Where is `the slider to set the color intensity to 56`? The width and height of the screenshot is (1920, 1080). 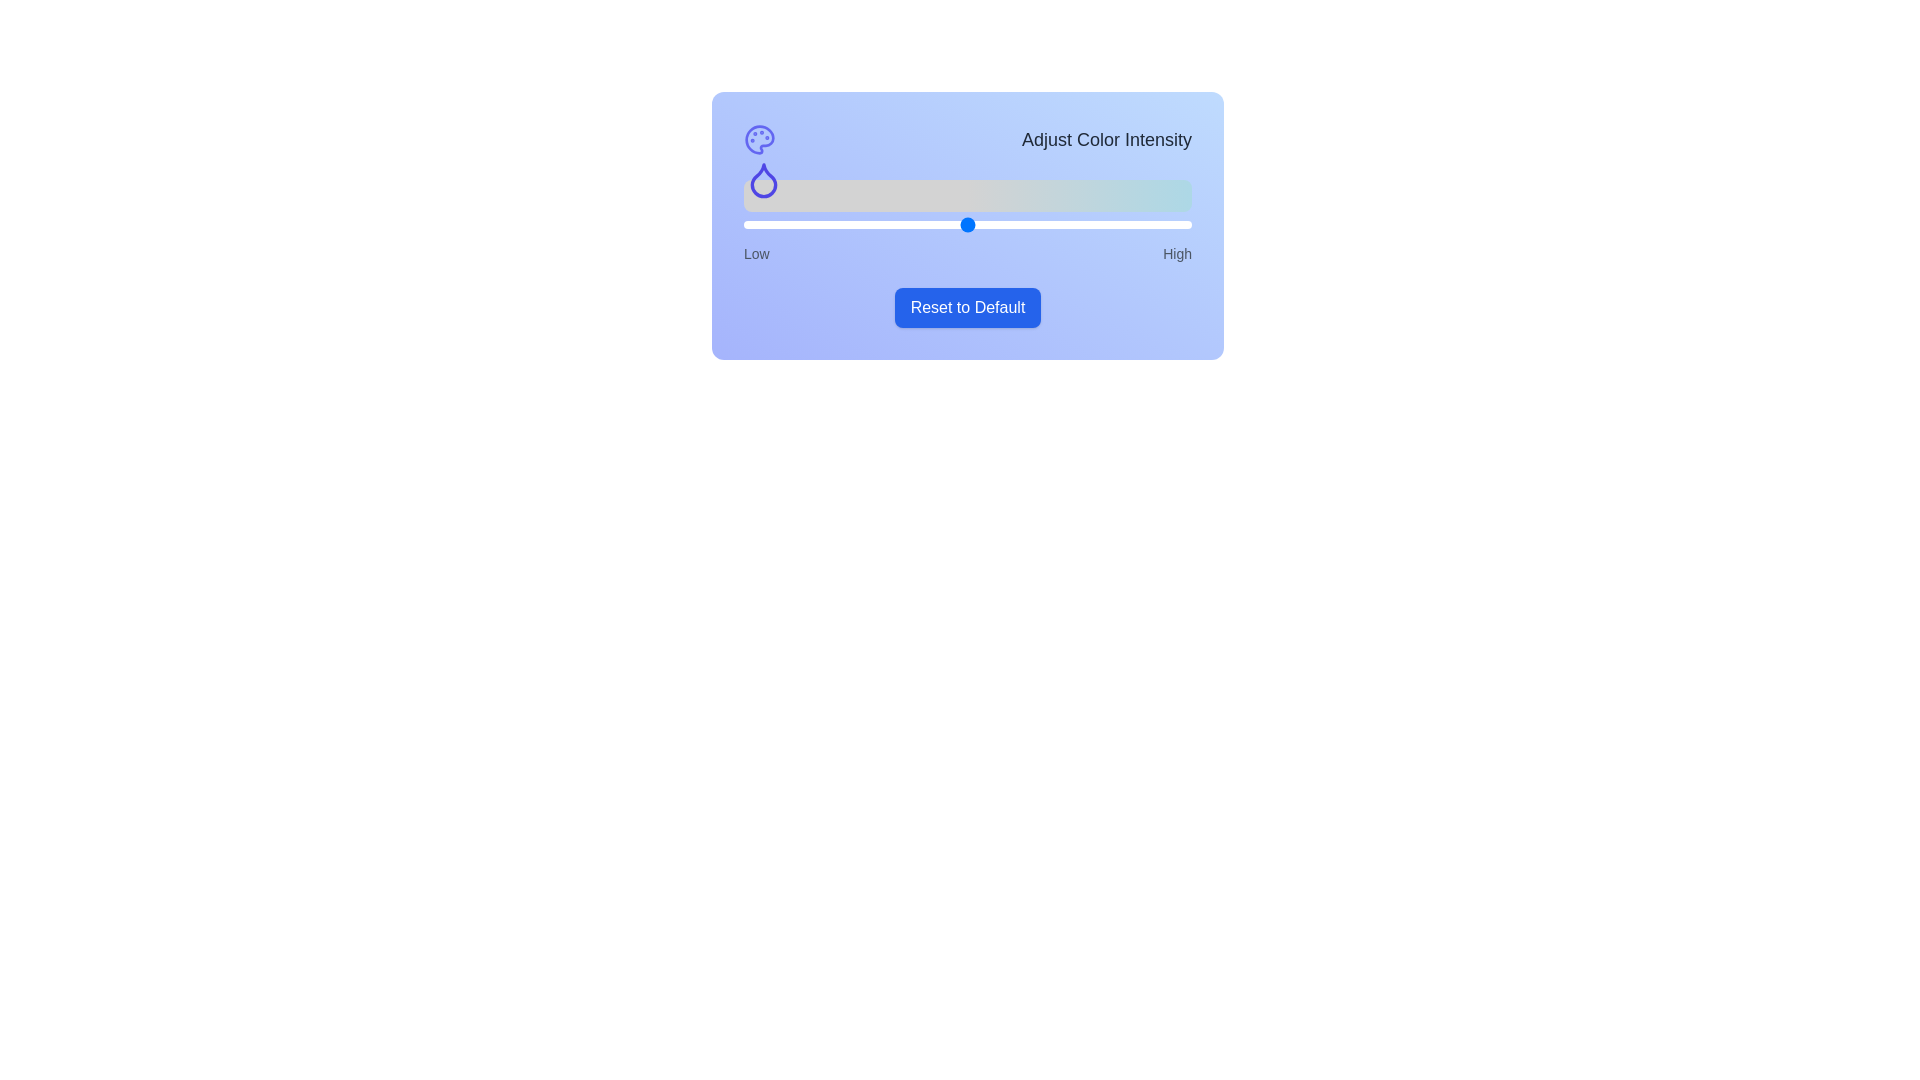 the slider to set the color intensity to 56 is located at coordinates (994, 224).